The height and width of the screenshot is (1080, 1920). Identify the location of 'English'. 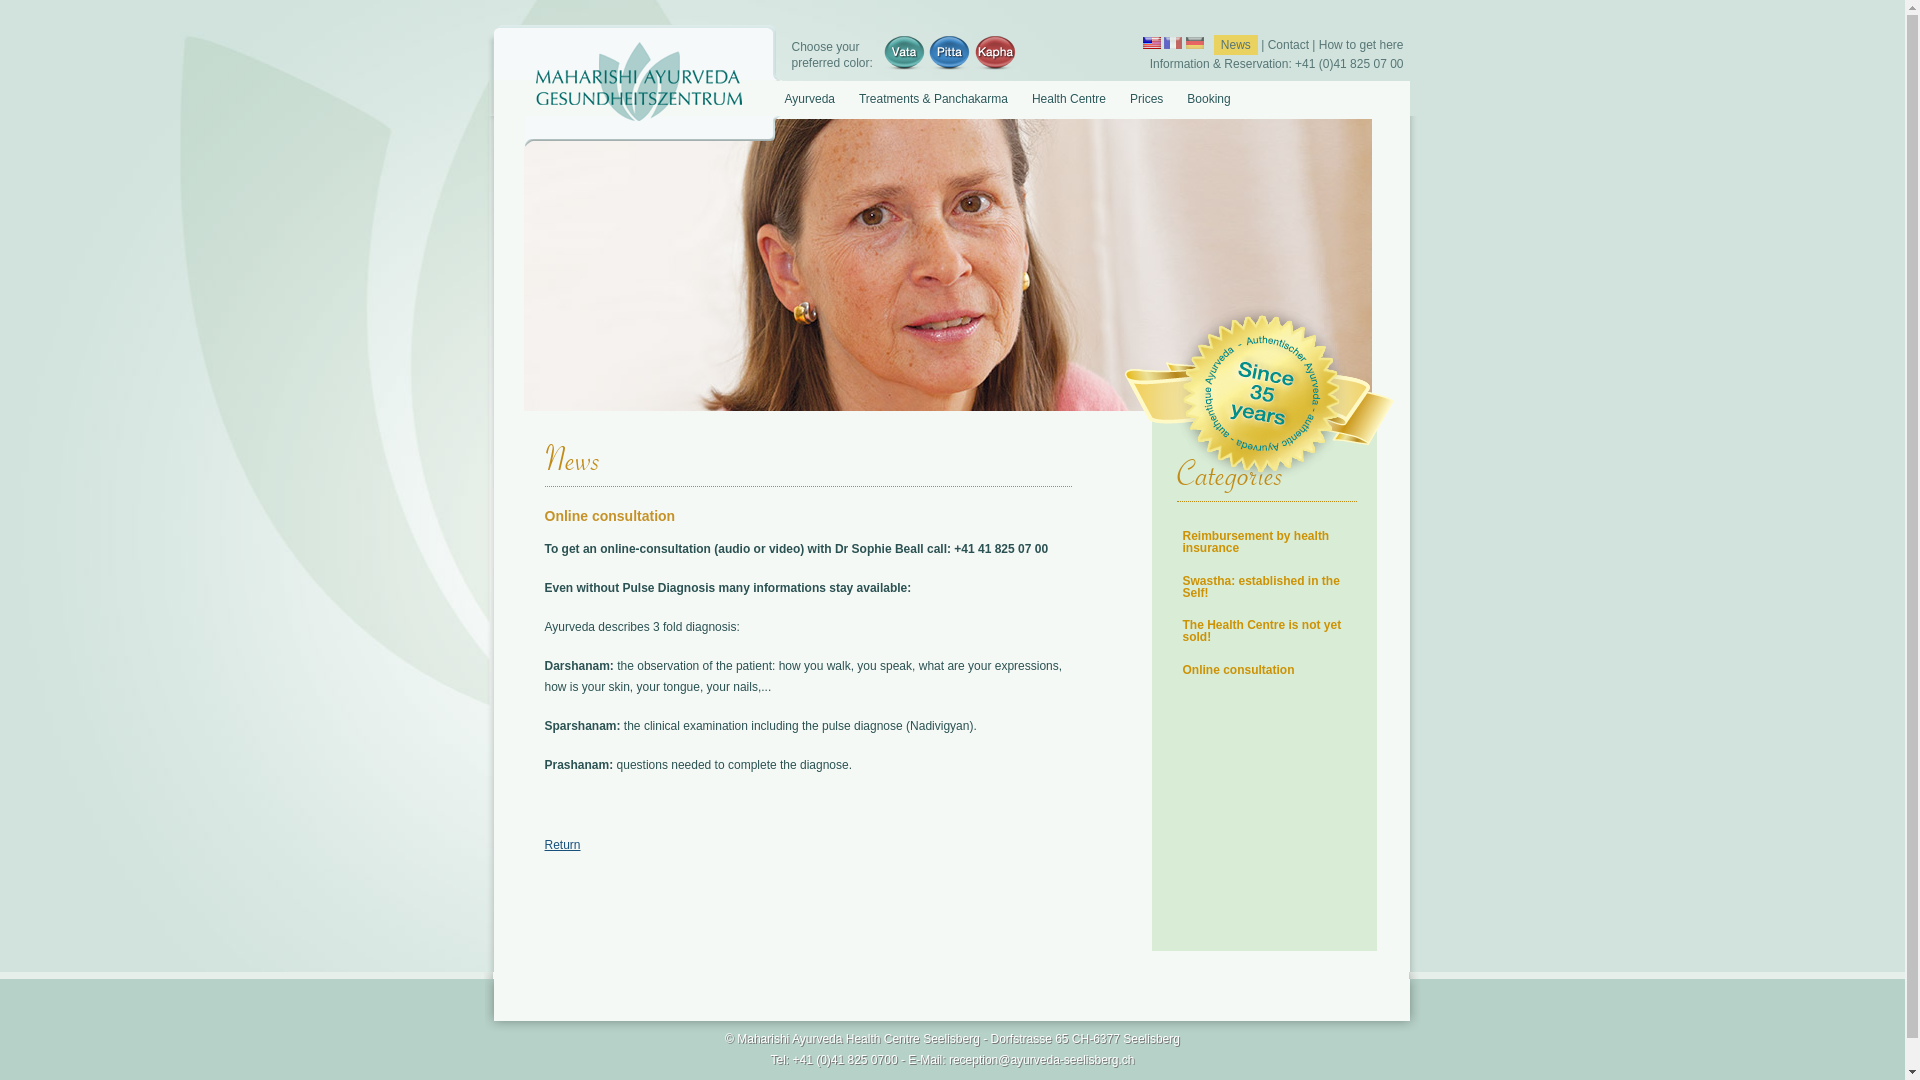
(1152, 42).